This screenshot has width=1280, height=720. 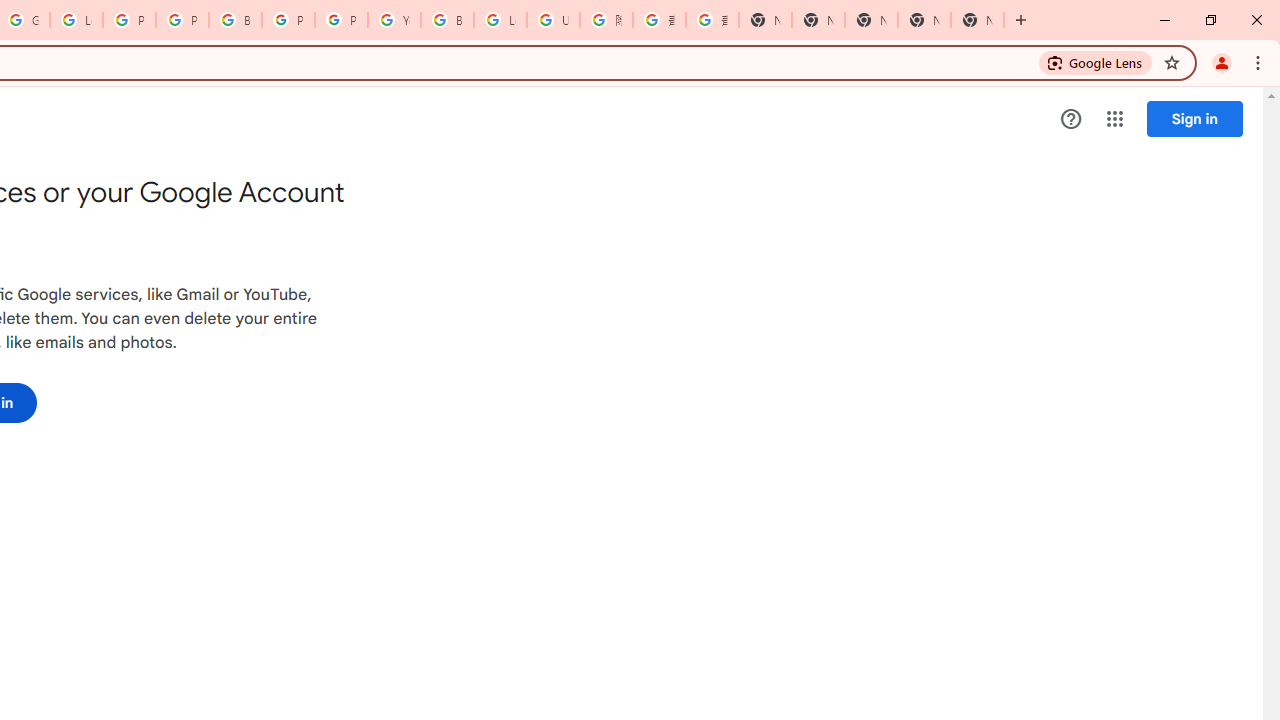 What do you see at coordinates (977, 20) in the screenshot?
I see `'New Tab'` at bounding box center [977, 20].